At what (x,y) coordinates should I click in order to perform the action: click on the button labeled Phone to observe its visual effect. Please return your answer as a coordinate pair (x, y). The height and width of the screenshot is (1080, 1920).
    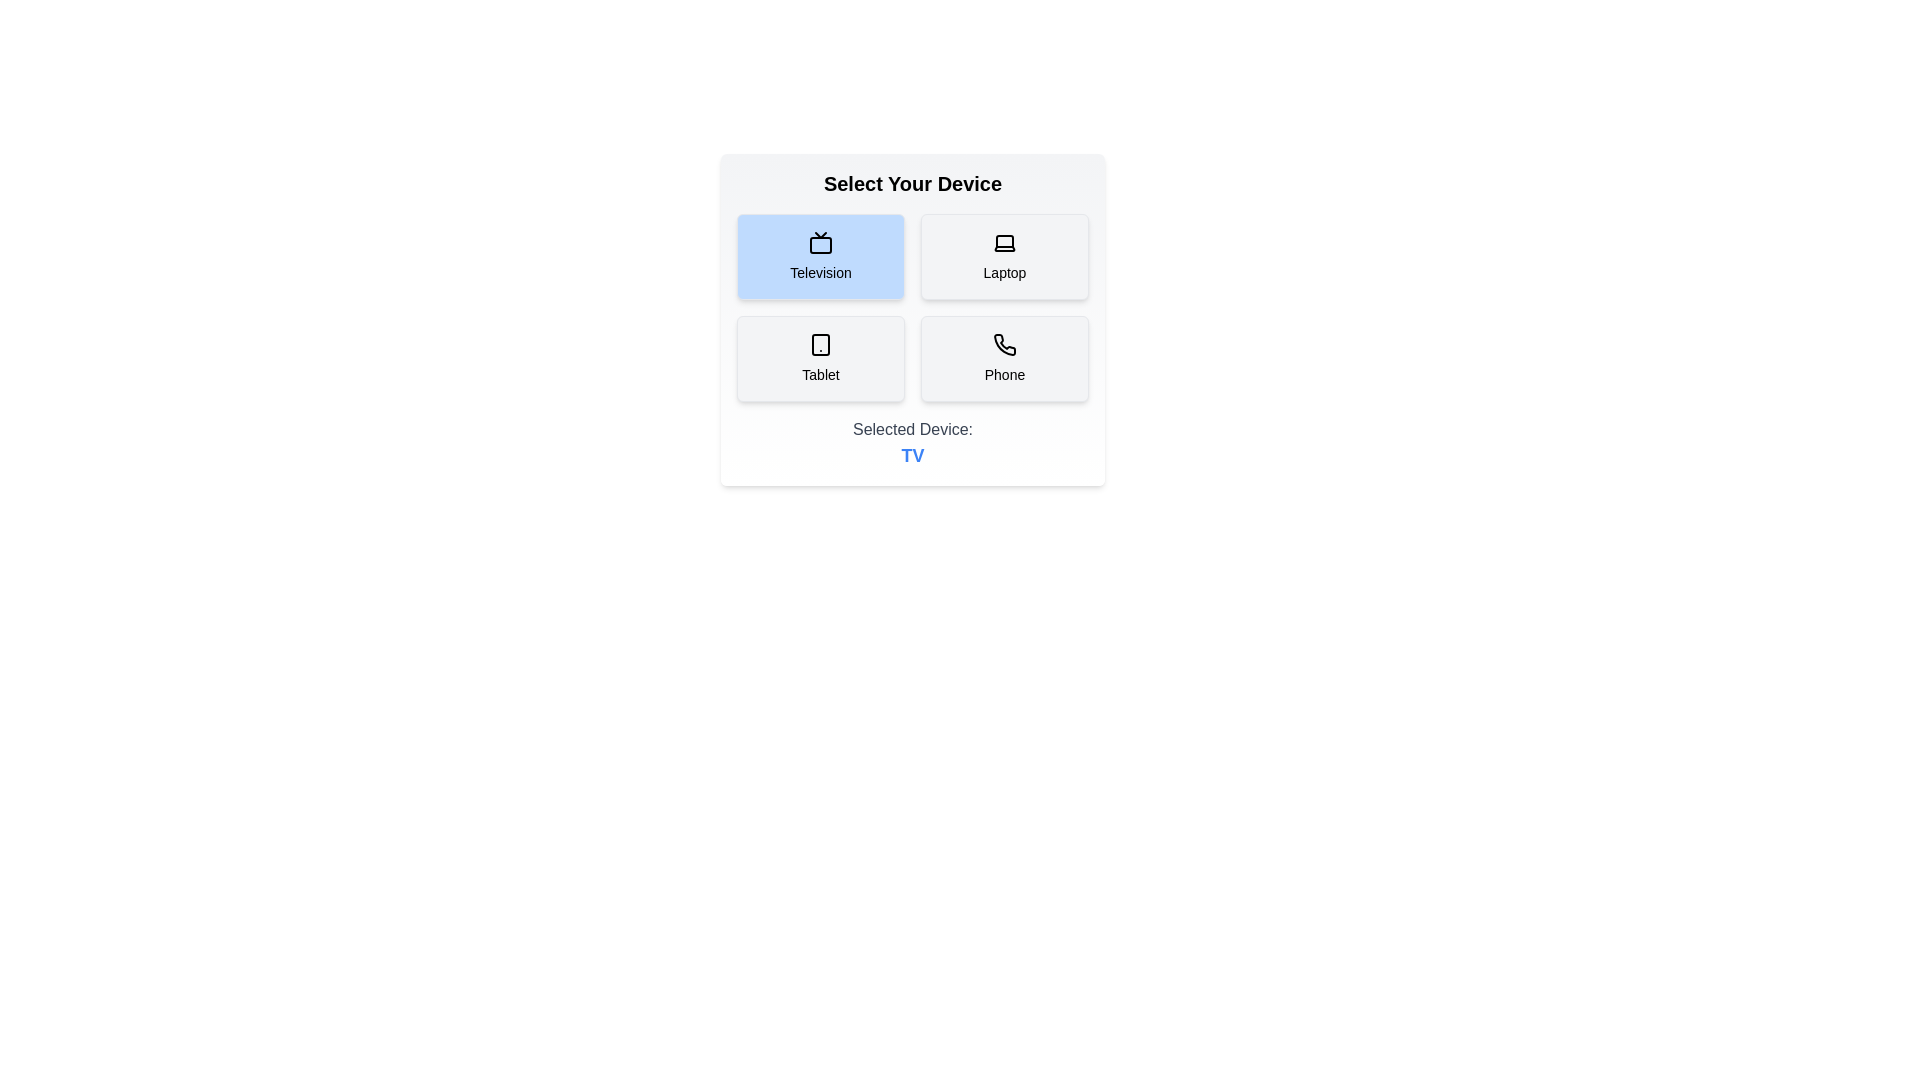
    Looking at the image, I should click on (1004, 357).